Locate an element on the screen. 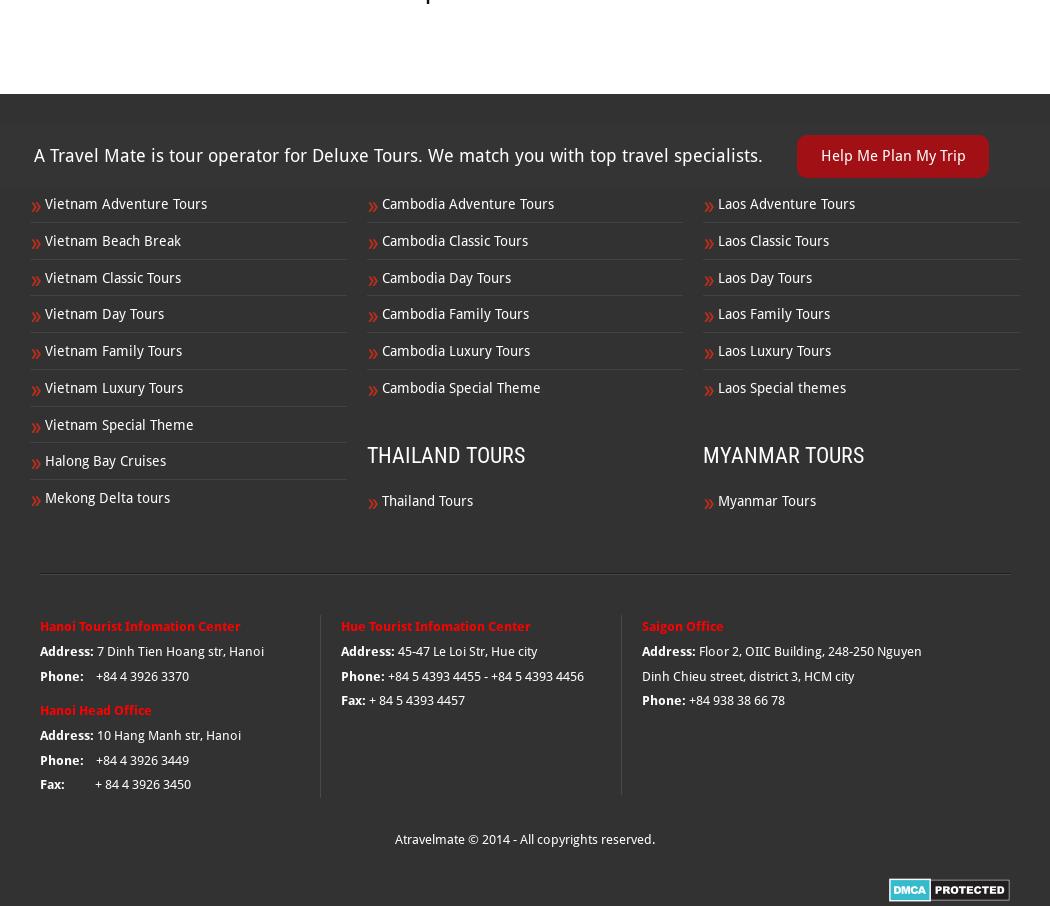 This screenshot has height=906, width=1050. 'Cambodia Luxury Tours' is located at coordinates (454, 350).